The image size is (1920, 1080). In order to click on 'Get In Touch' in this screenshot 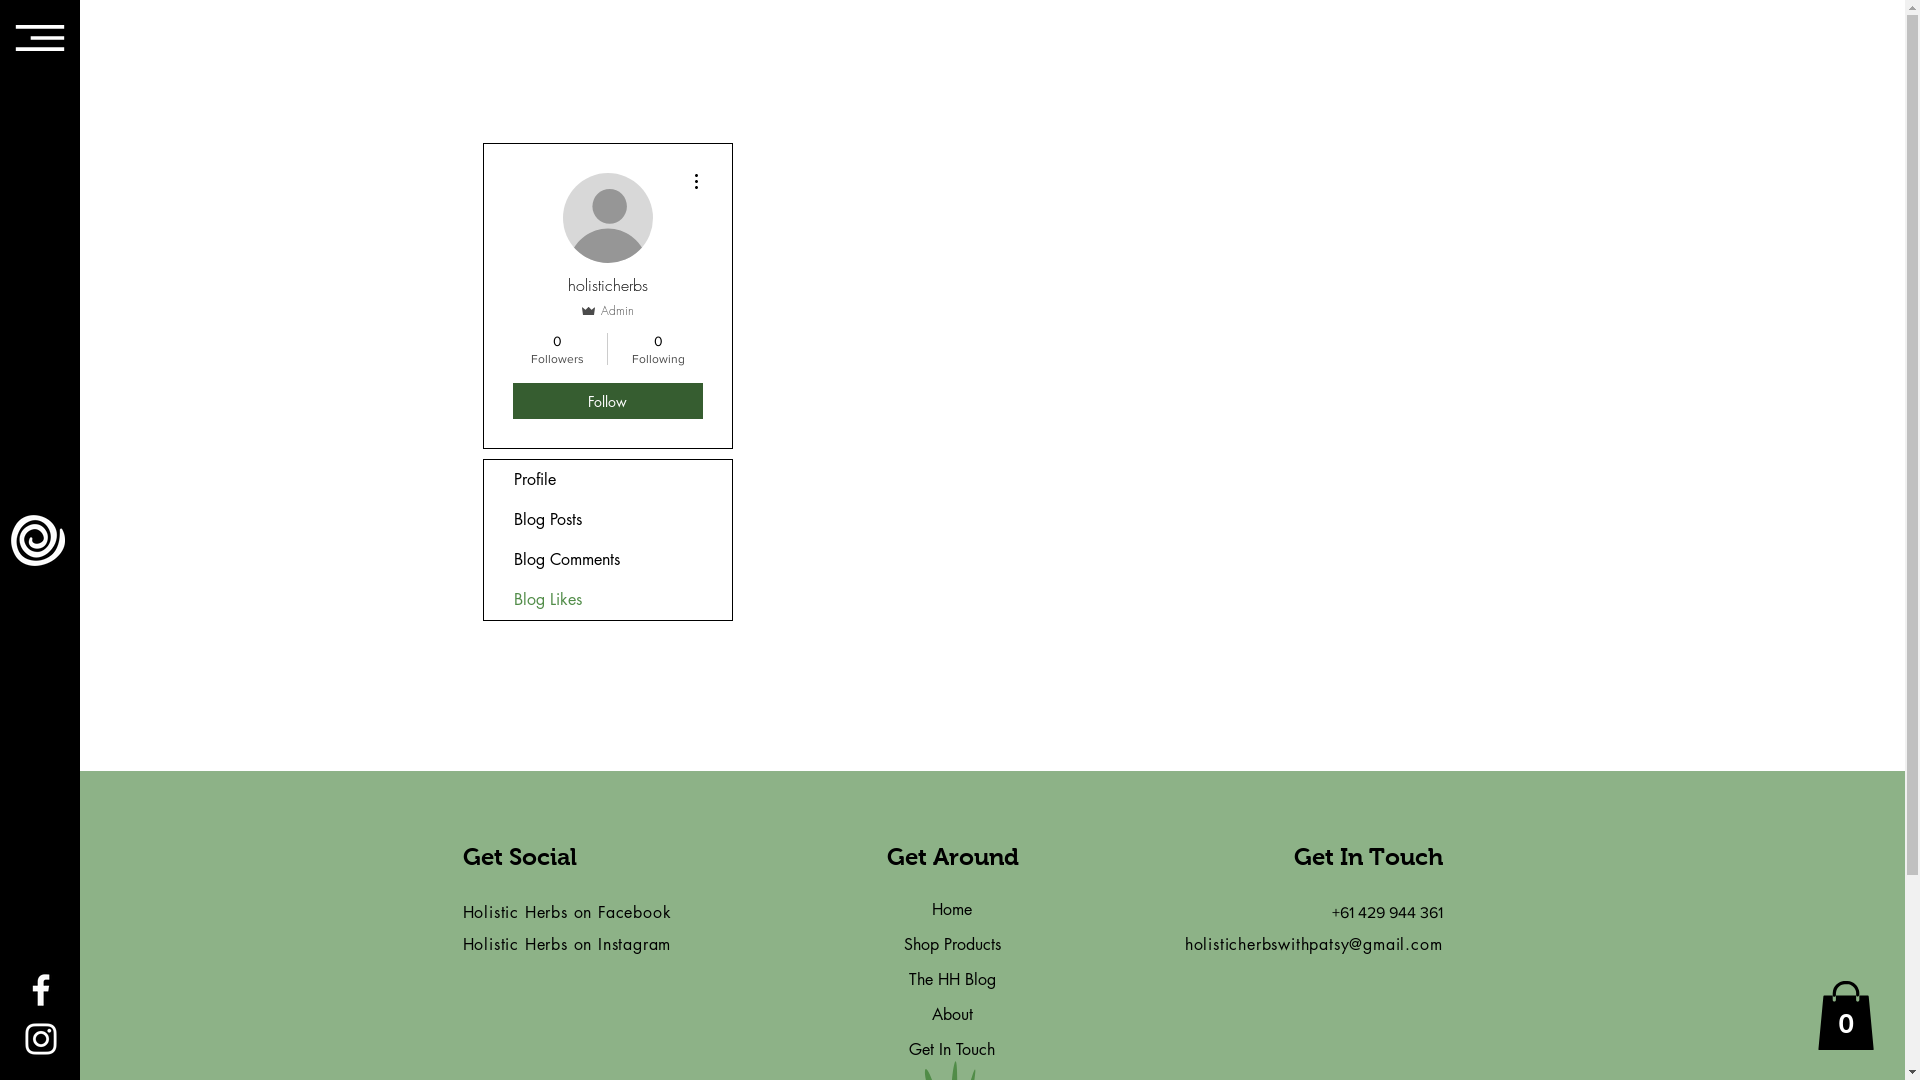, I will do `click(951, 1048)`.